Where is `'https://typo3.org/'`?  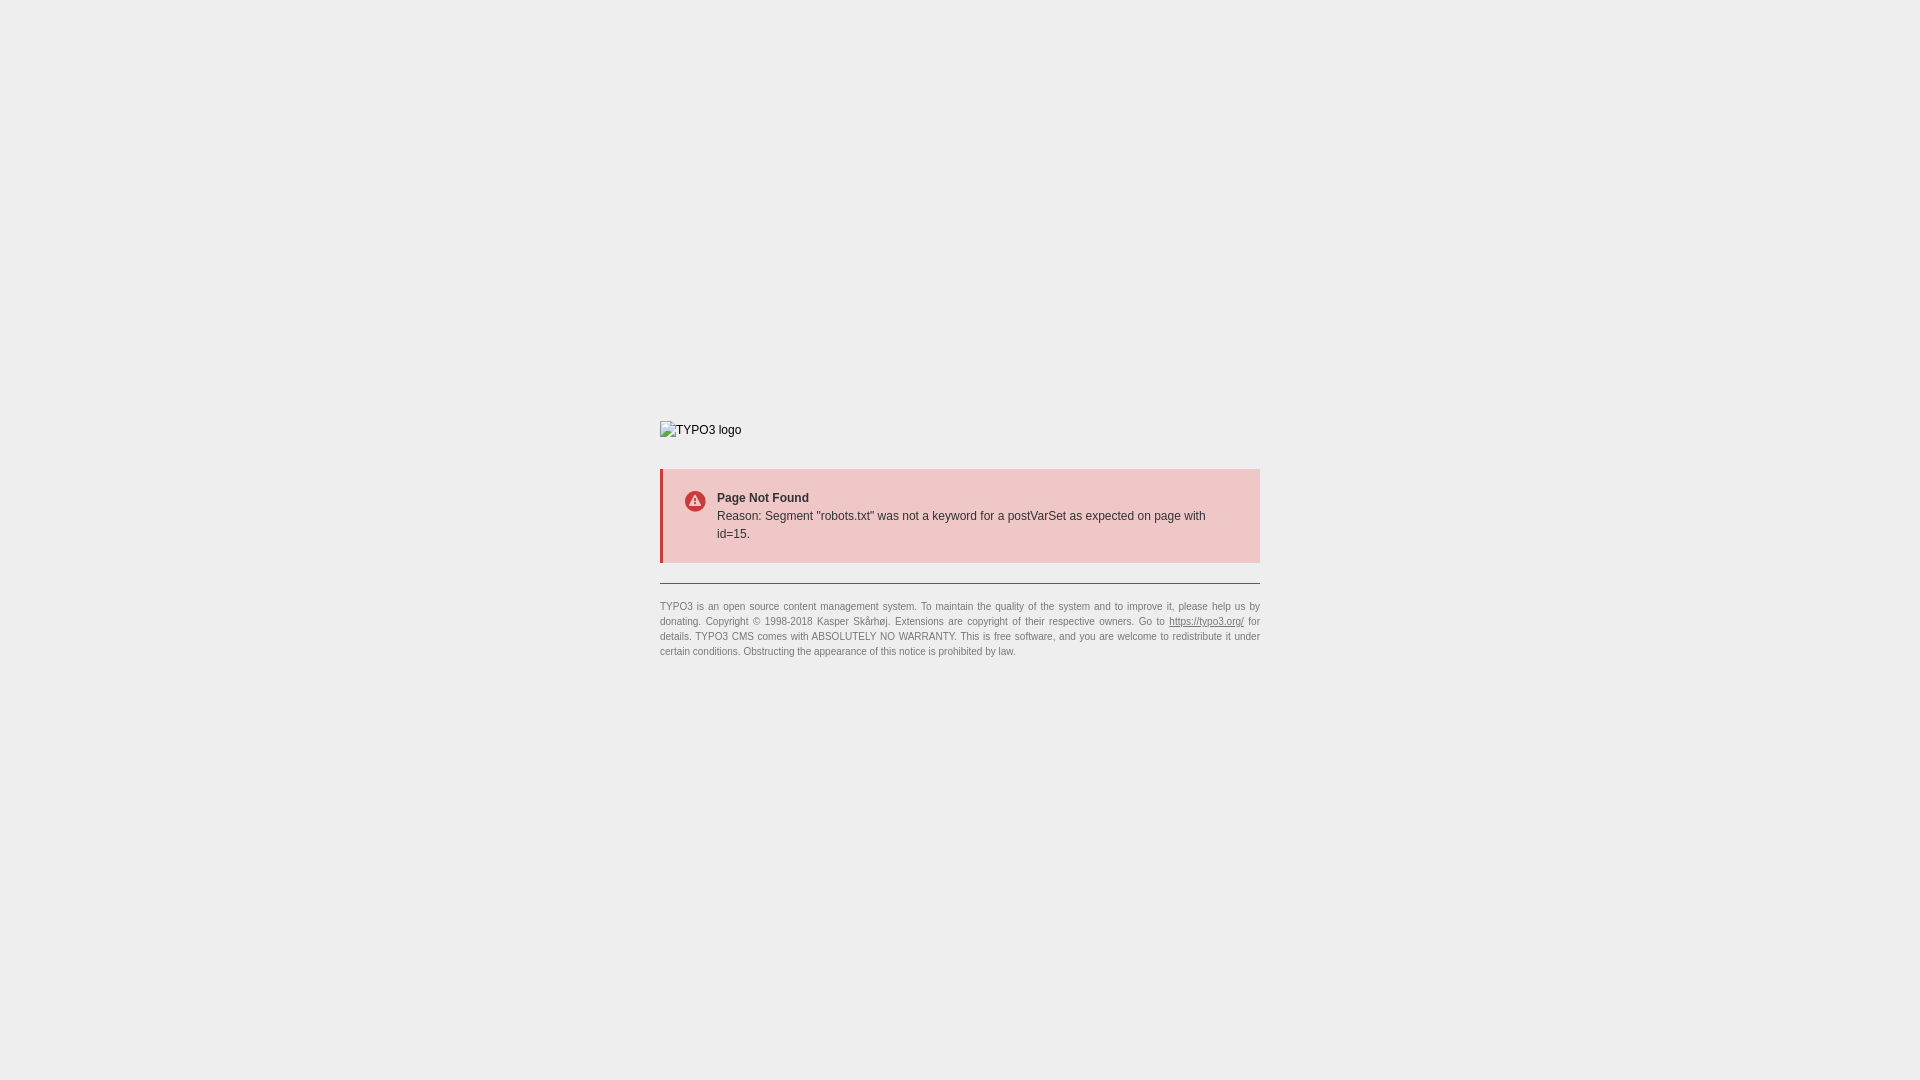
'https://typo3.org/' is located at coordinates (1169, 620).